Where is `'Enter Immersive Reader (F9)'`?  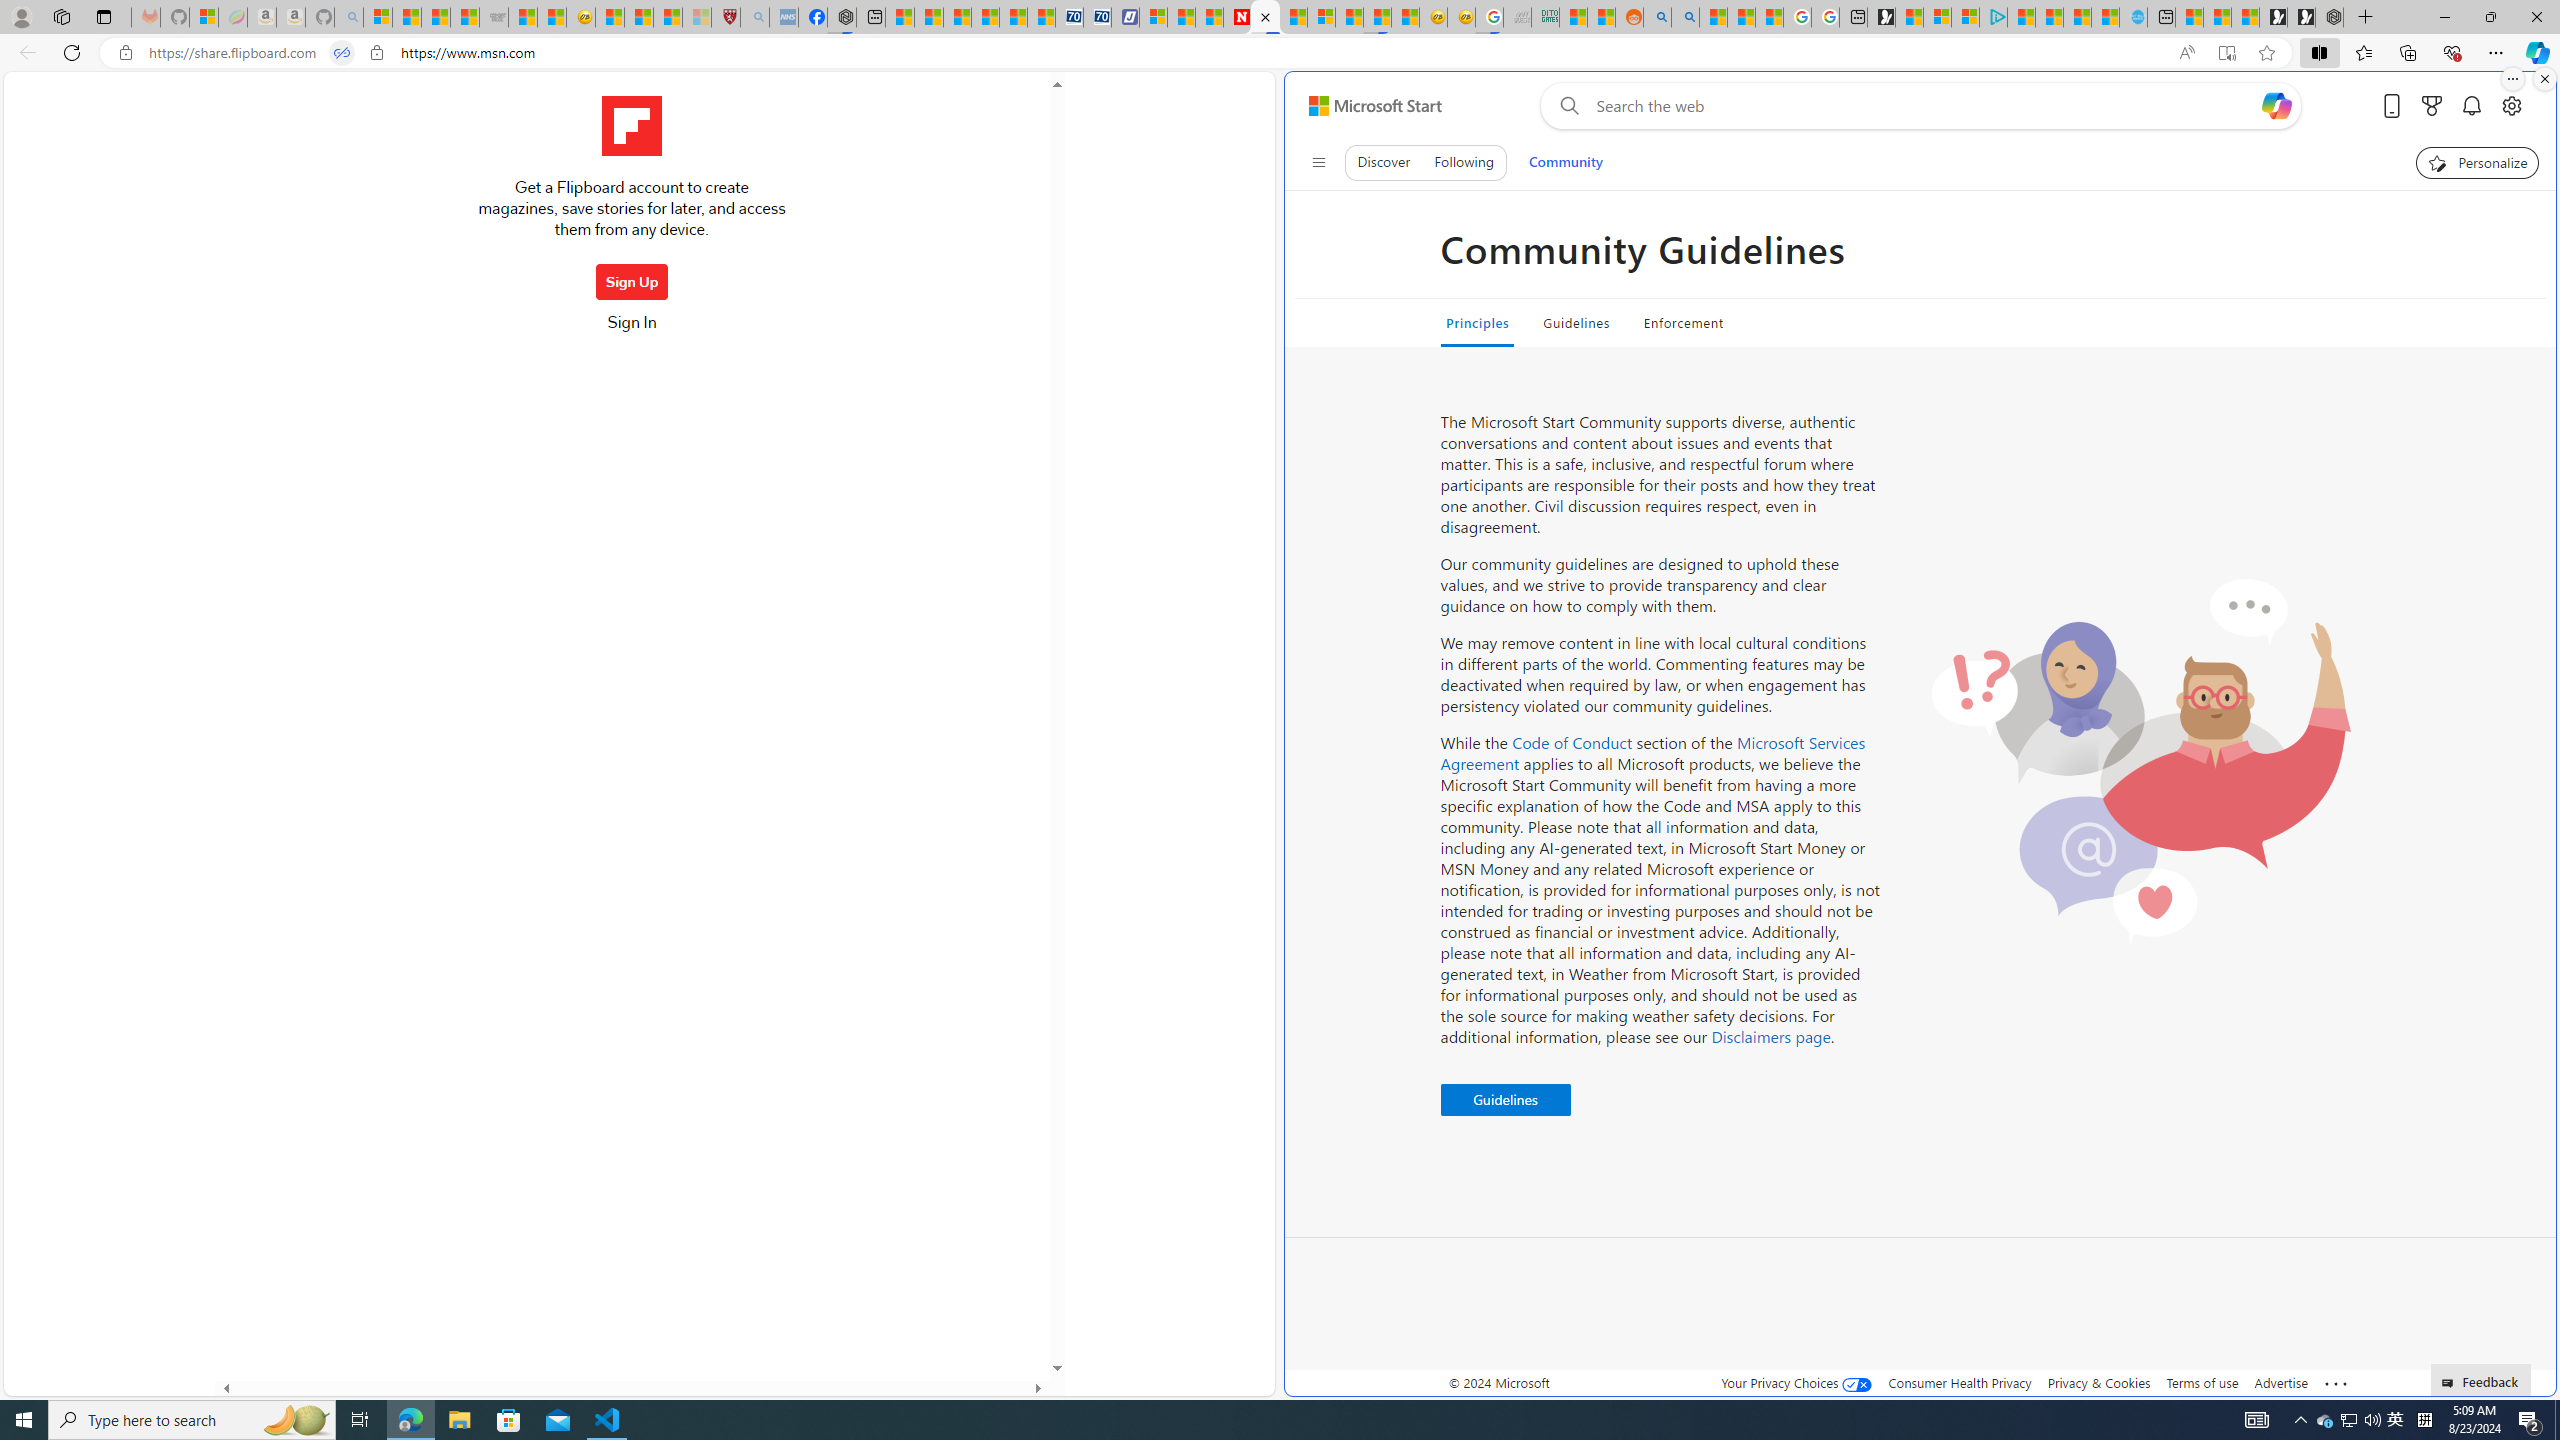
'Enter Immersive Reader (F9)' is located at coordinates (2226, 53).